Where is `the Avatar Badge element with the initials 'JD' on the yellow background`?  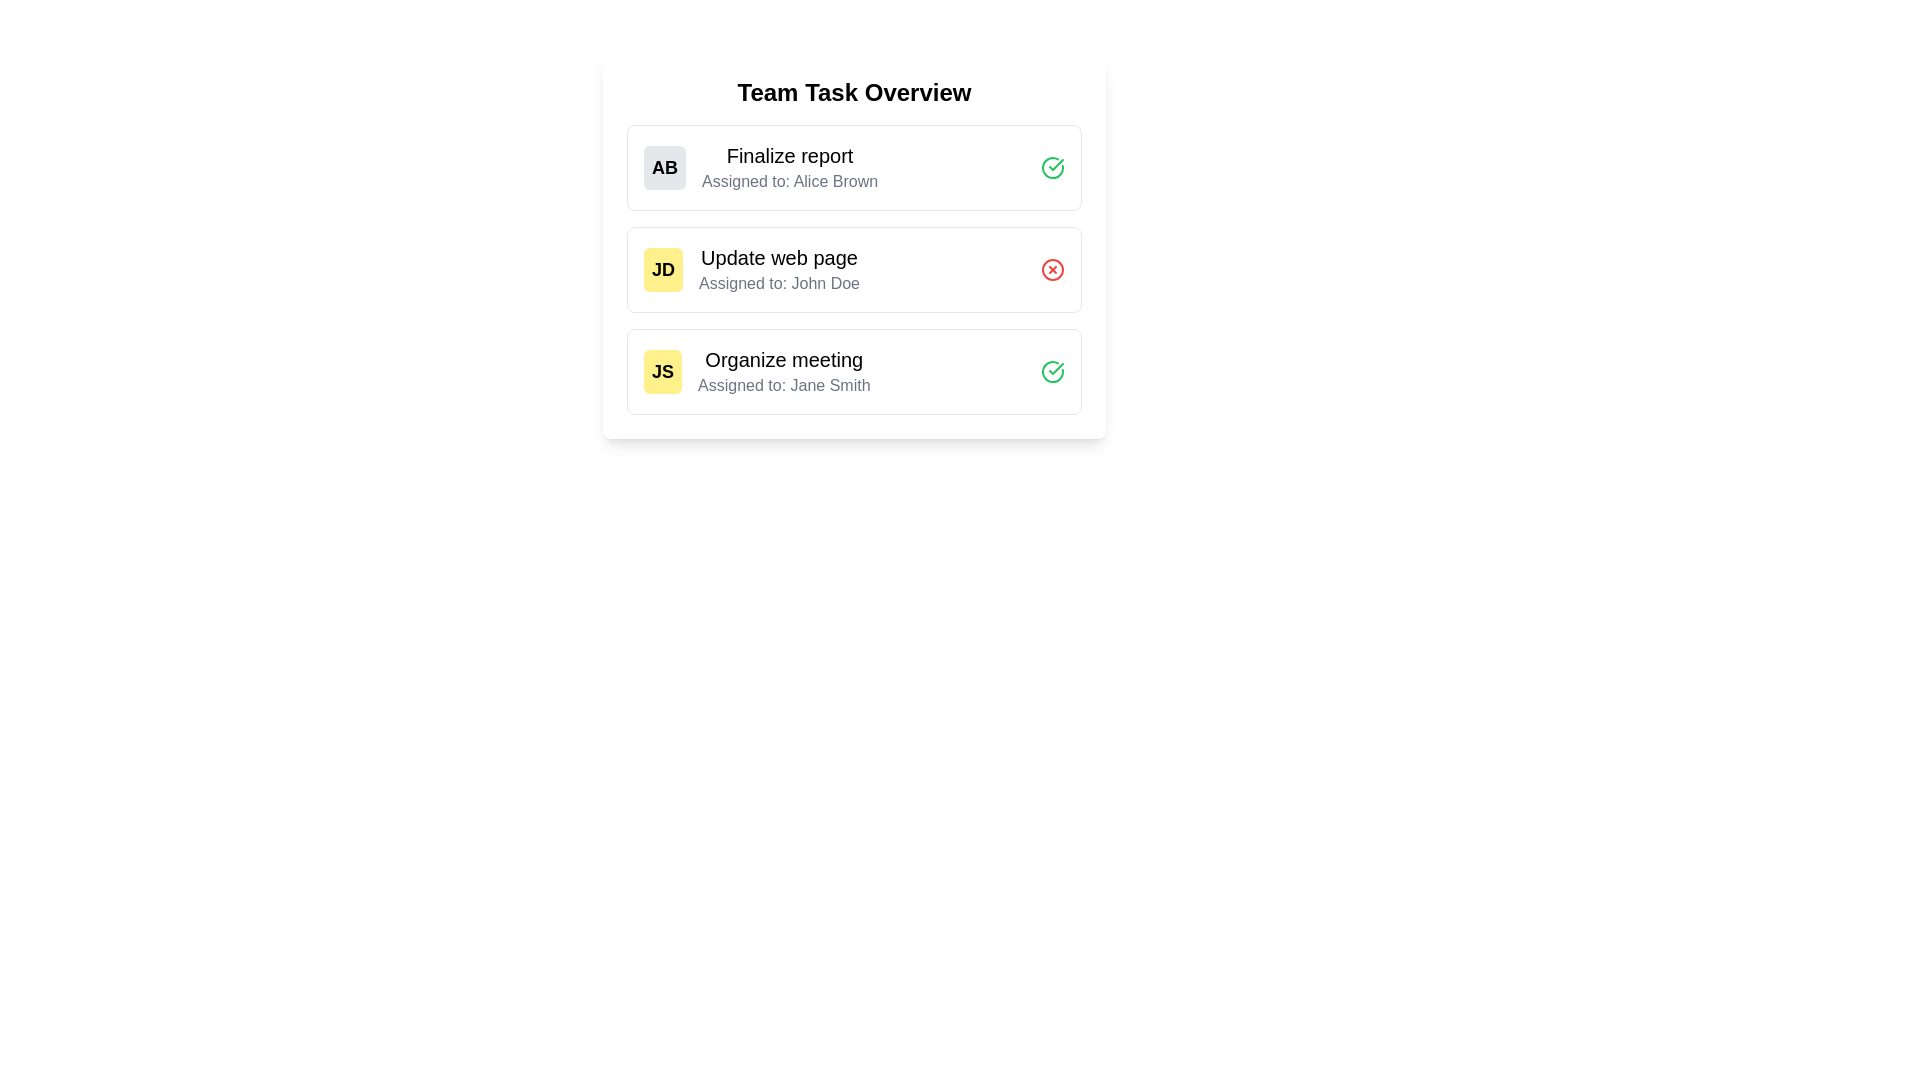 the Avatar Badge element with the initials 'JD' on the yellow background is located at coordinates (663, 270).